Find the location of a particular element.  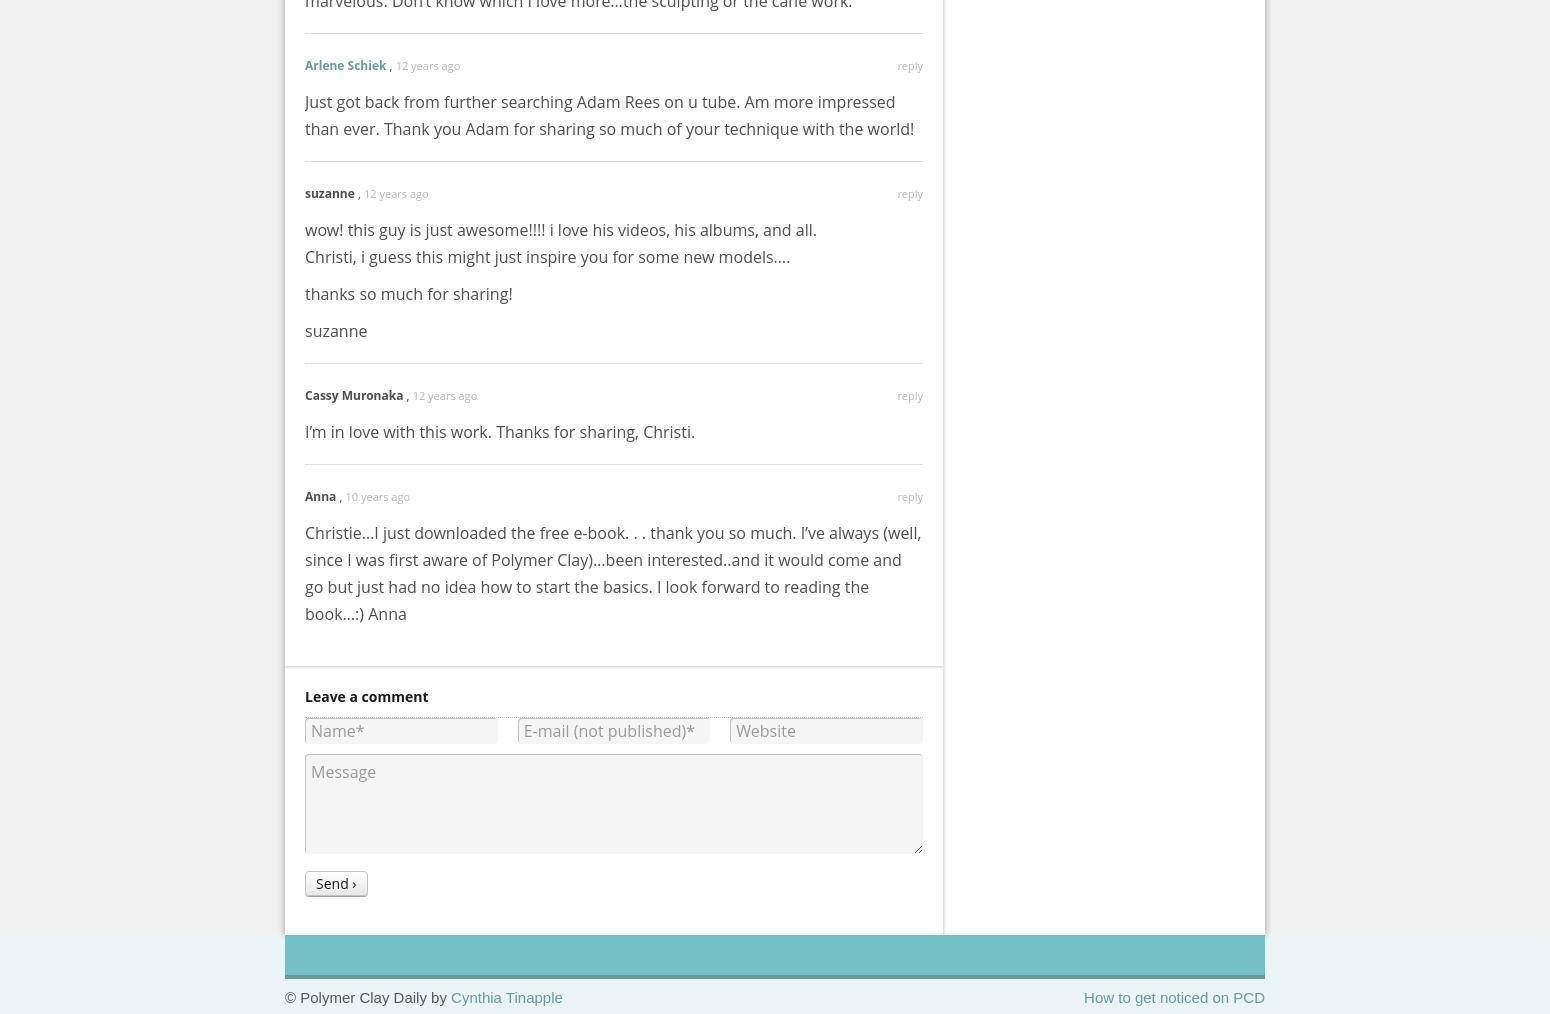

'I’m in love with this work.  Thanks for sharing, Christi.' is located at coordinates (499, 431).